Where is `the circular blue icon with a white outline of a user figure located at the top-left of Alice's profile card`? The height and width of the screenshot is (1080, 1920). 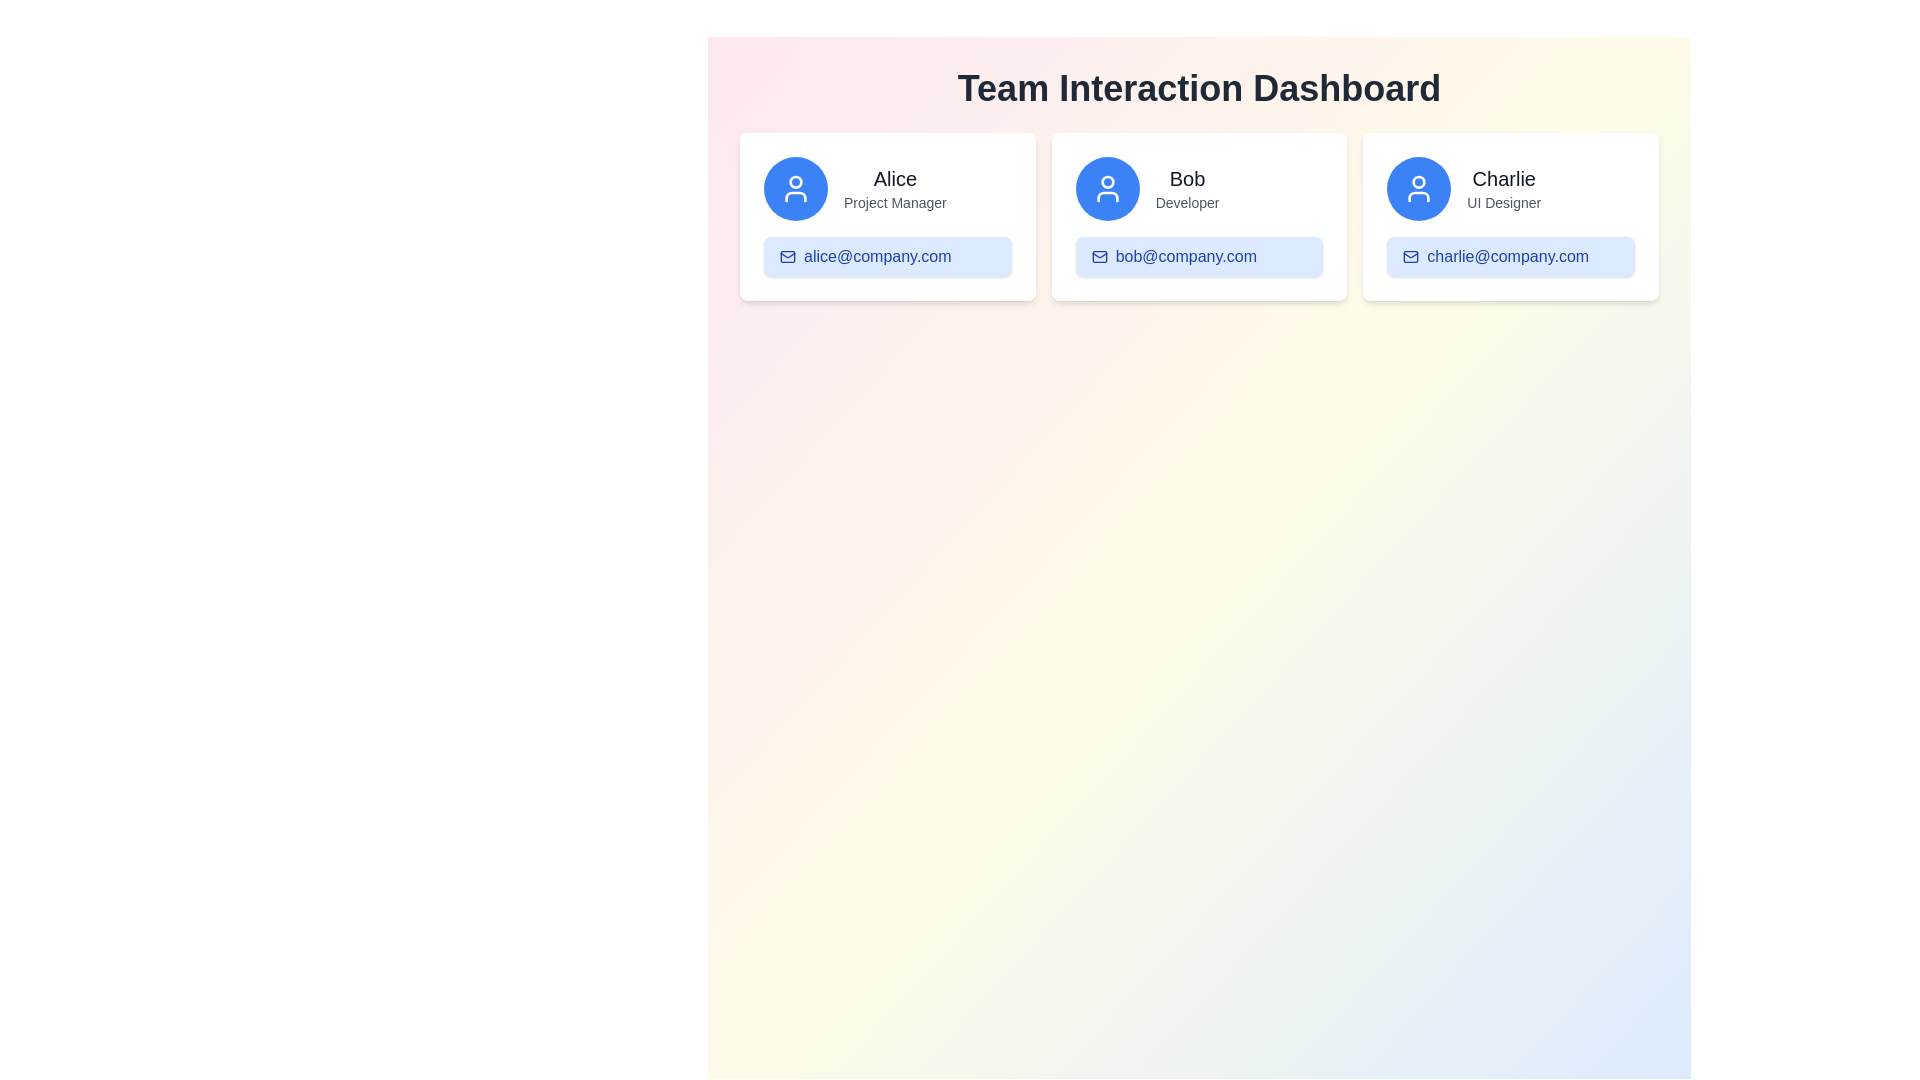 the circular blue icon with a white outline of a user figure located at the top-left of Alice's profile card is located at coordinates (795, 189).